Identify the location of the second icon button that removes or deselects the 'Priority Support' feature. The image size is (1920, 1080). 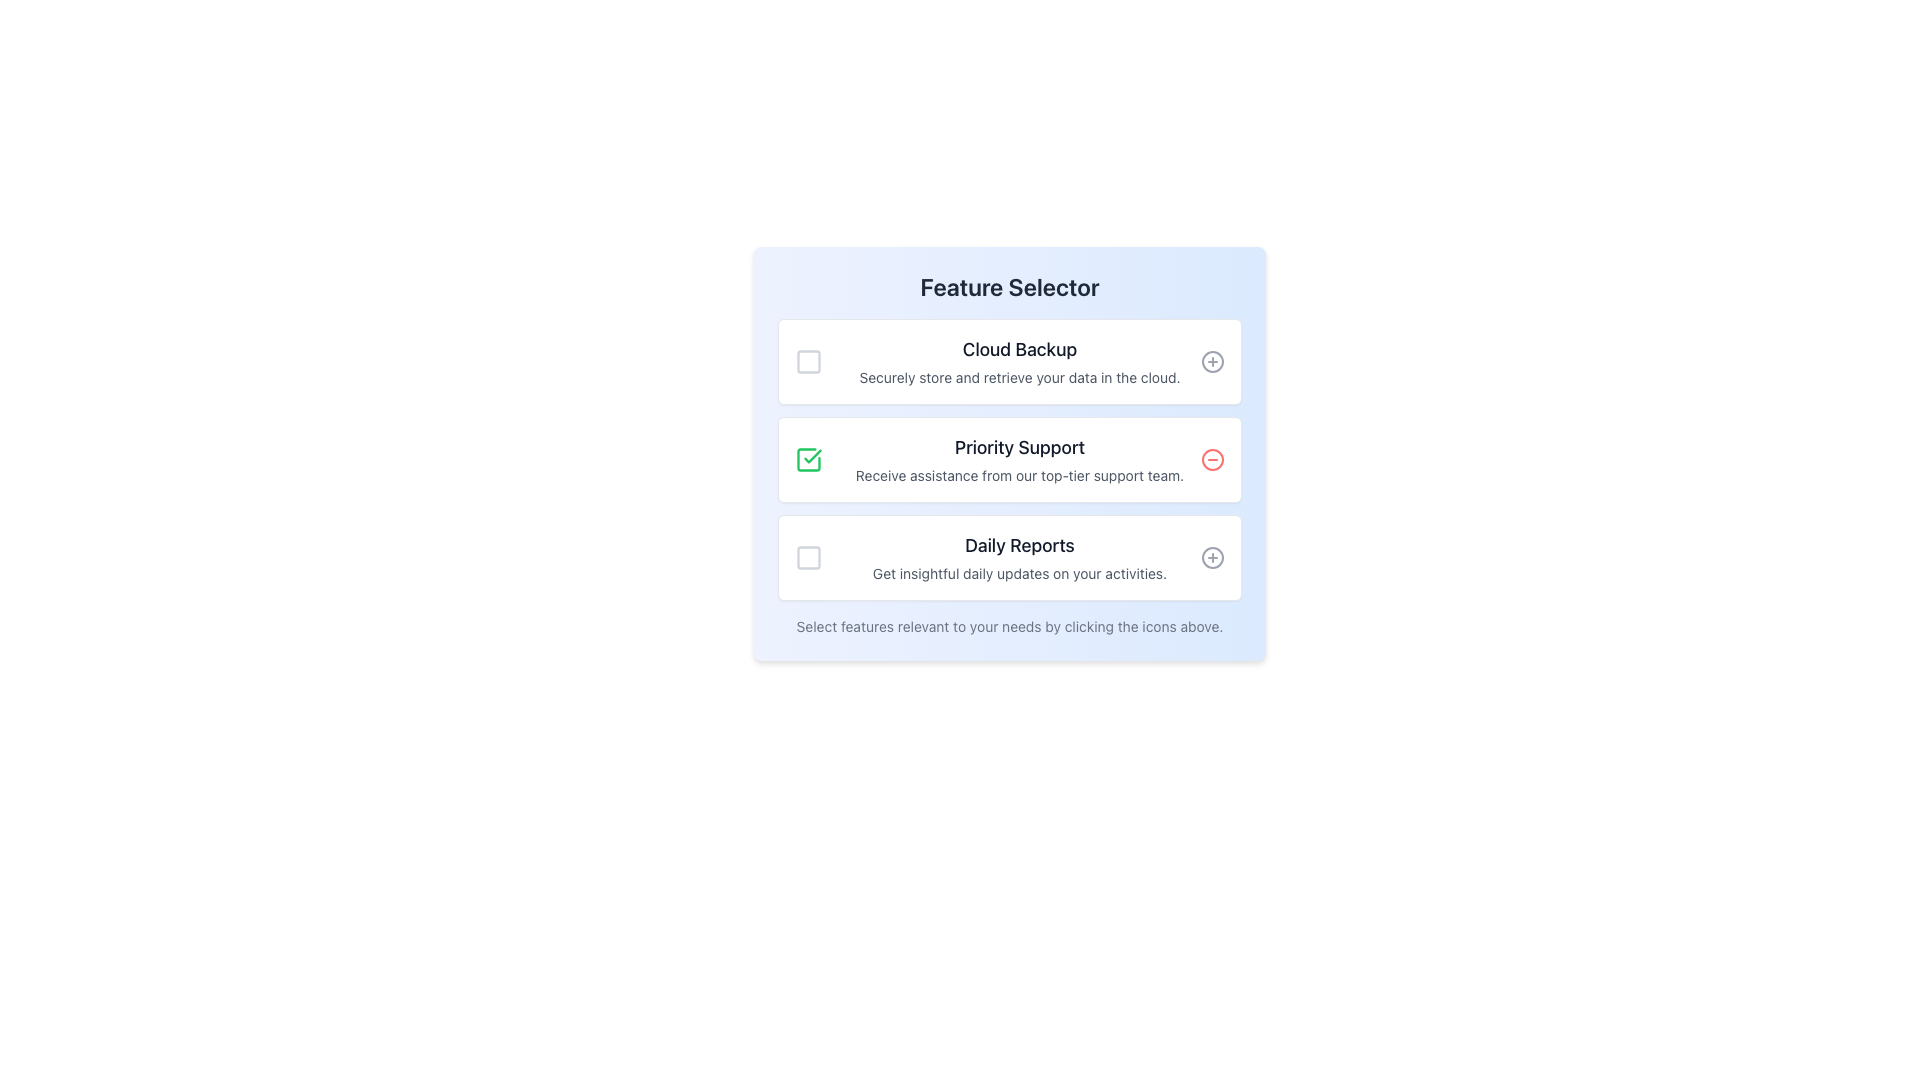
(1212, 459).